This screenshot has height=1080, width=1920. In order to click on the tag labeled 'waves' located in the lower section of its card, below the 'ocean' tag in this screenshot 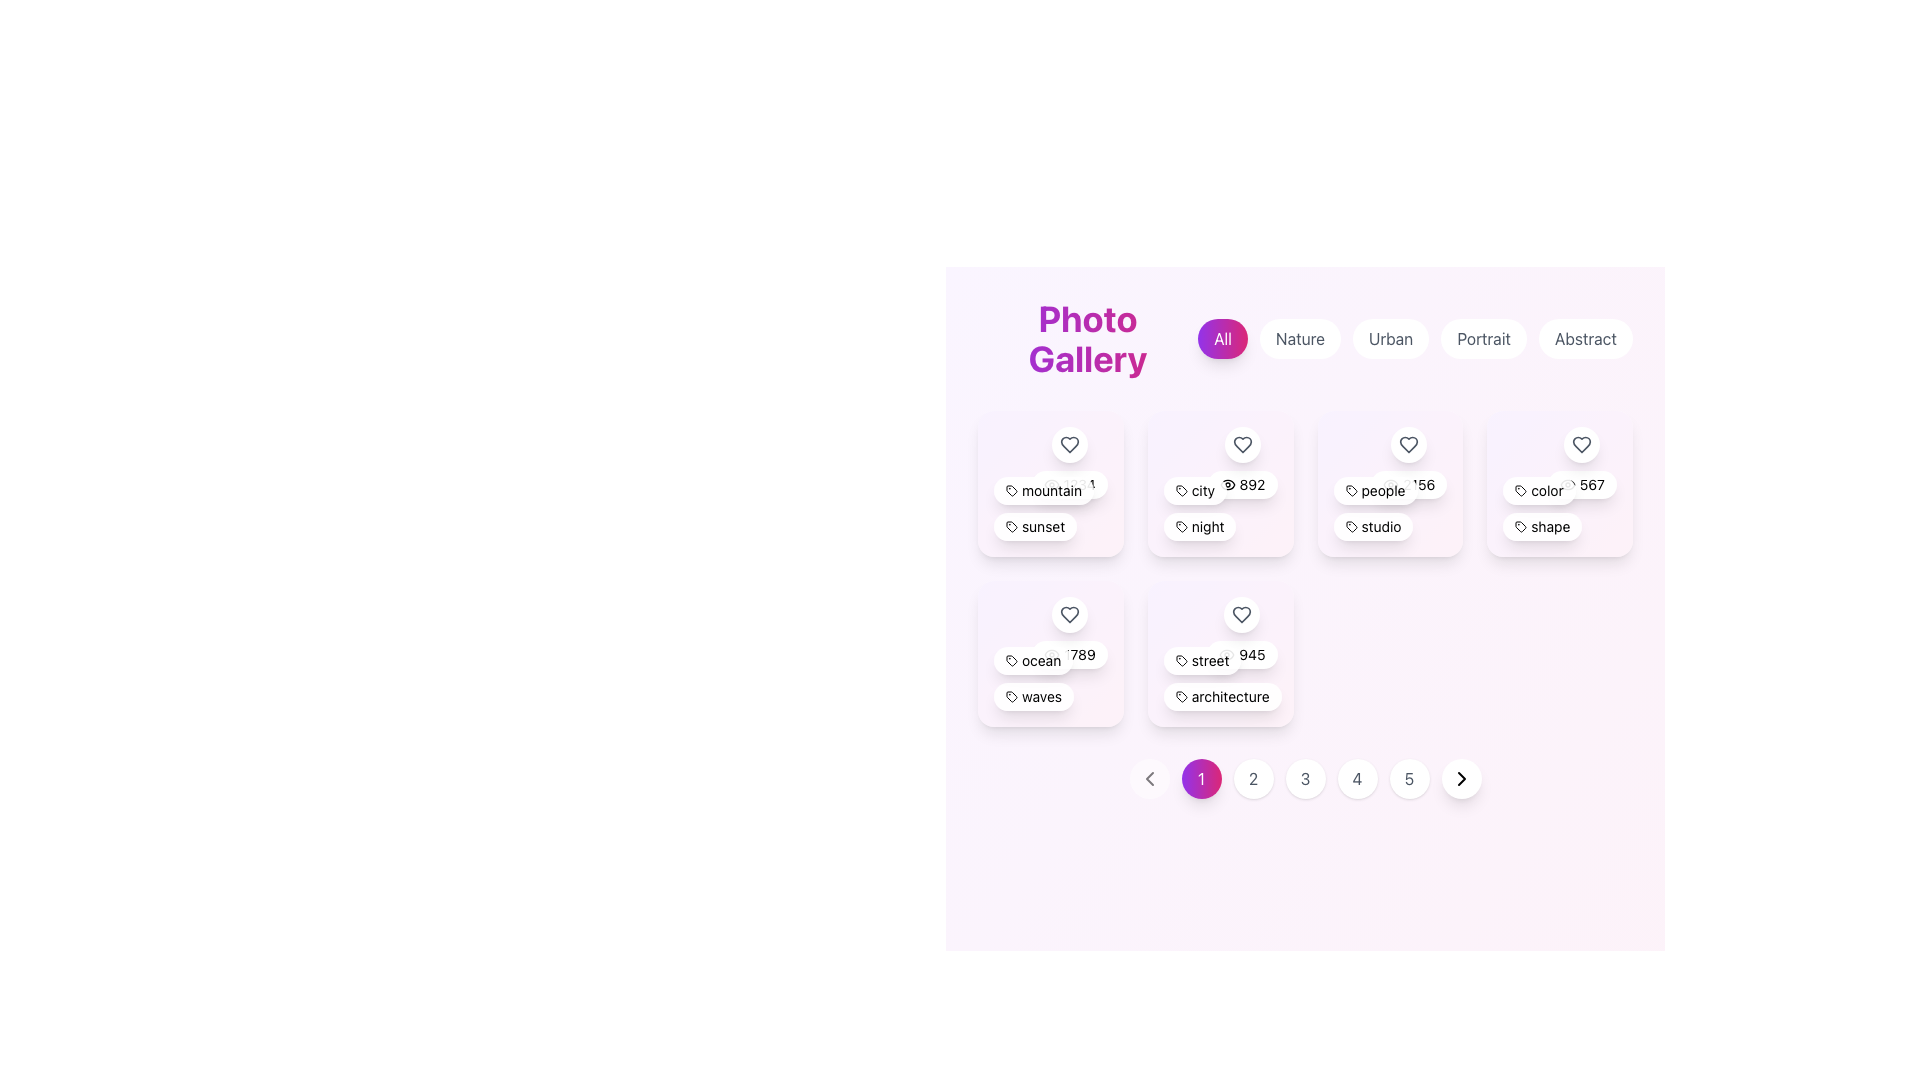, I will do `click(1033, 695)`.